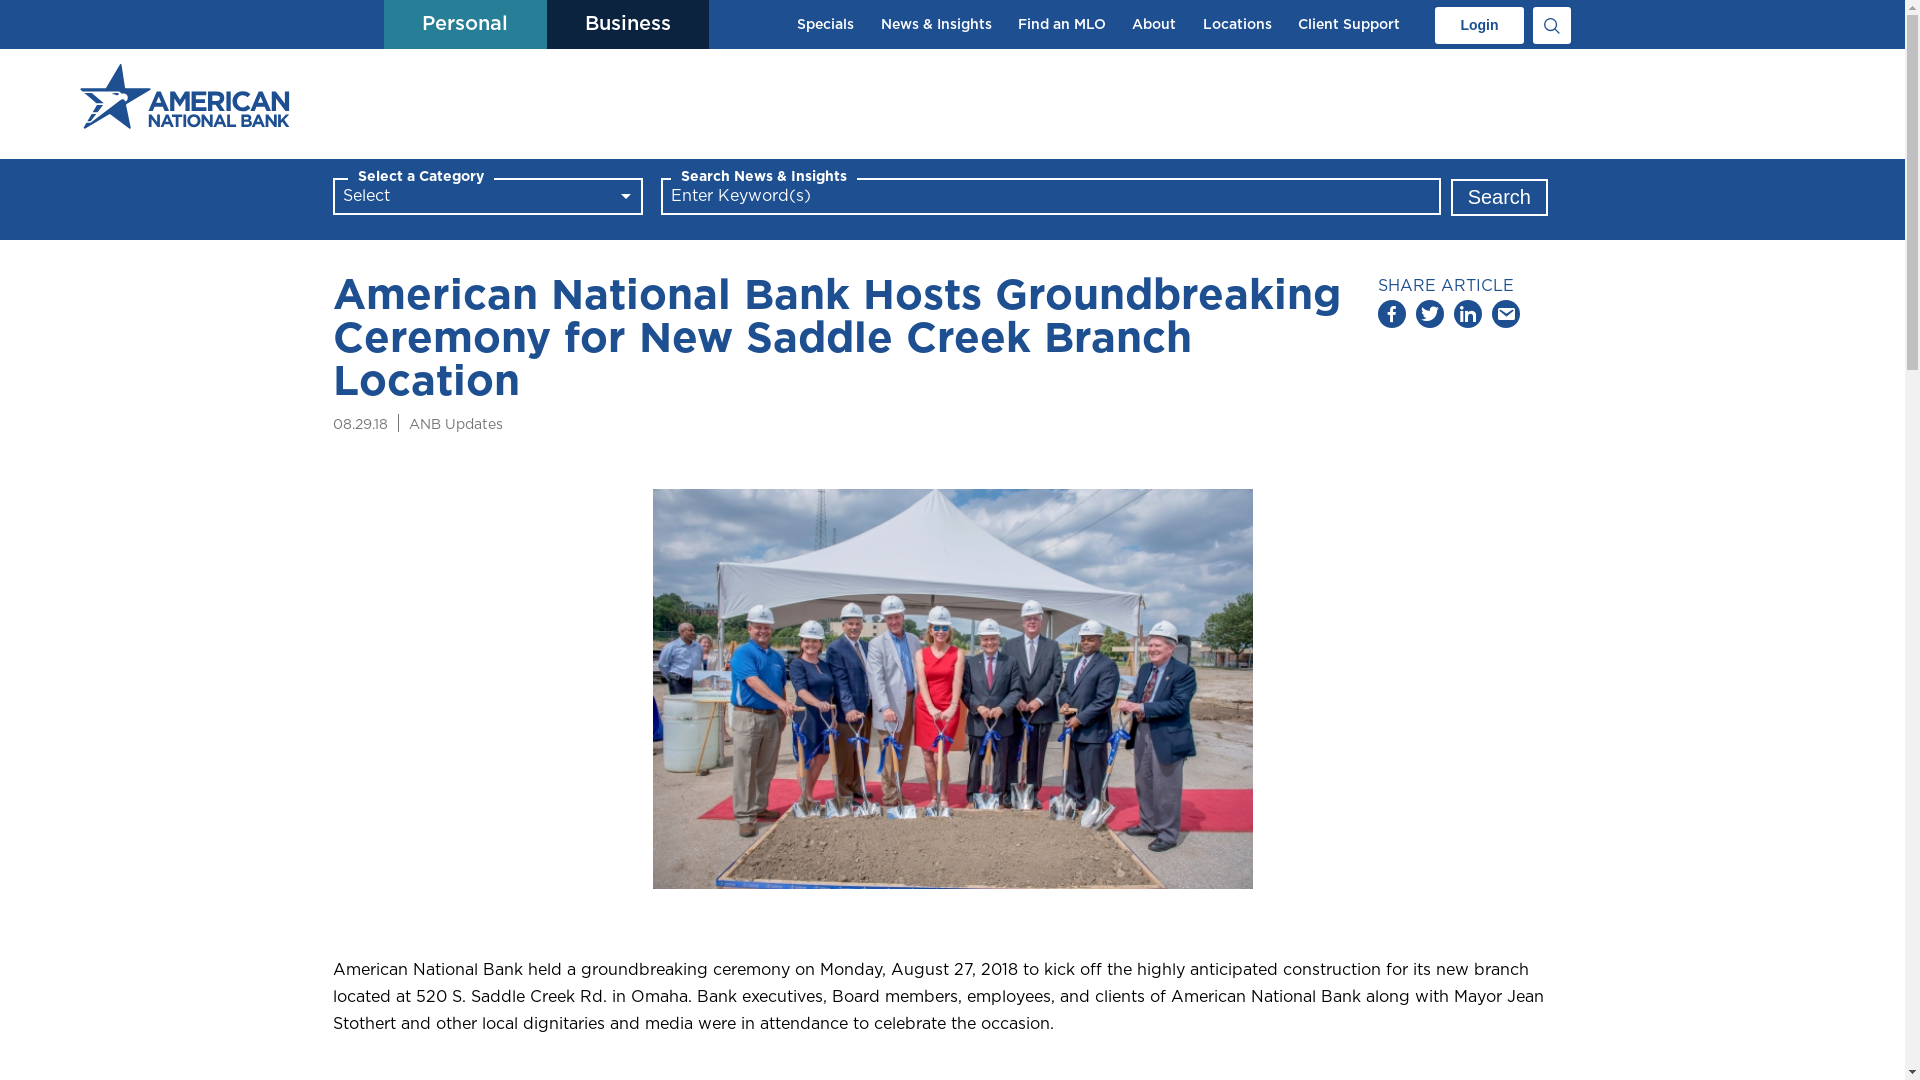  What do you see at coordinates (1431, 318) in the screenshot?
I see `'Tweet this'` at bounding box center [1431, 318].